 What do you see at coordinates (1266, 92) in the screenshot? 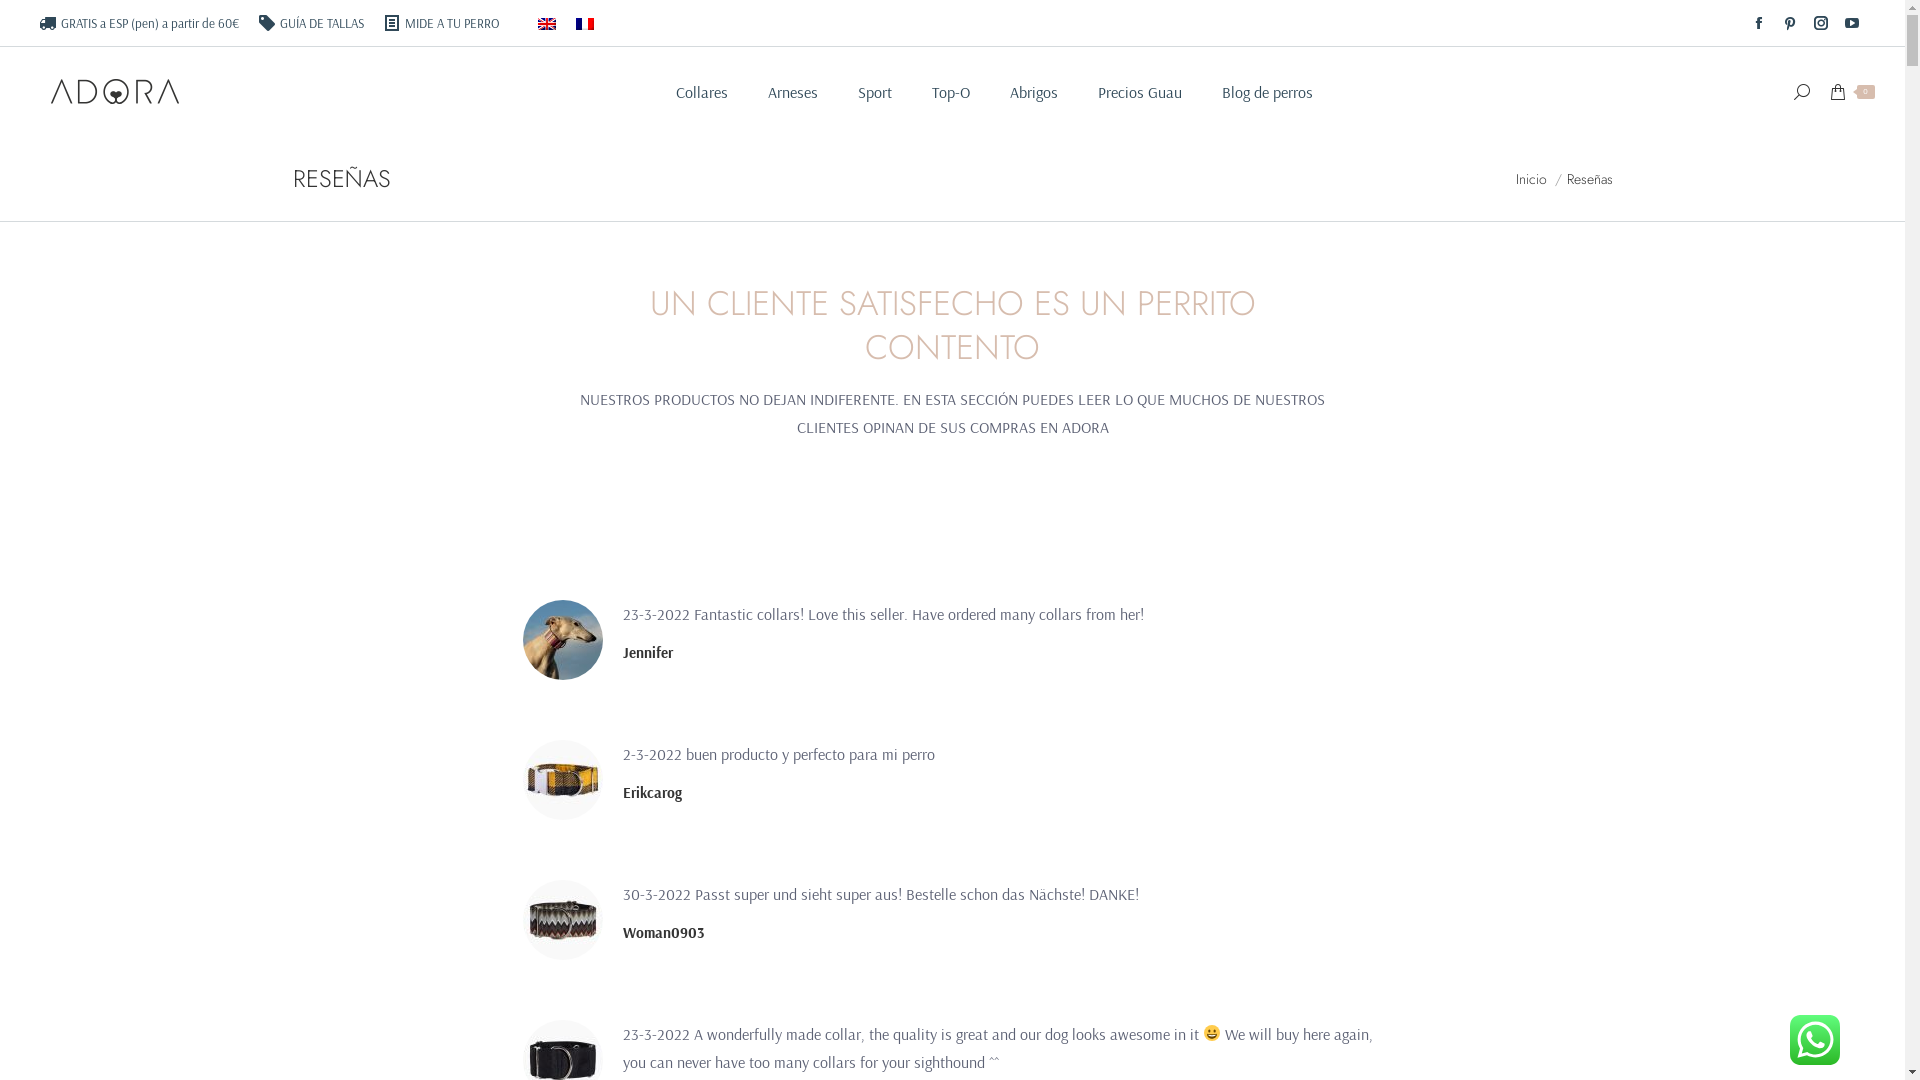
I see `'Blog de perros'` at bounding box center [1266, 92].